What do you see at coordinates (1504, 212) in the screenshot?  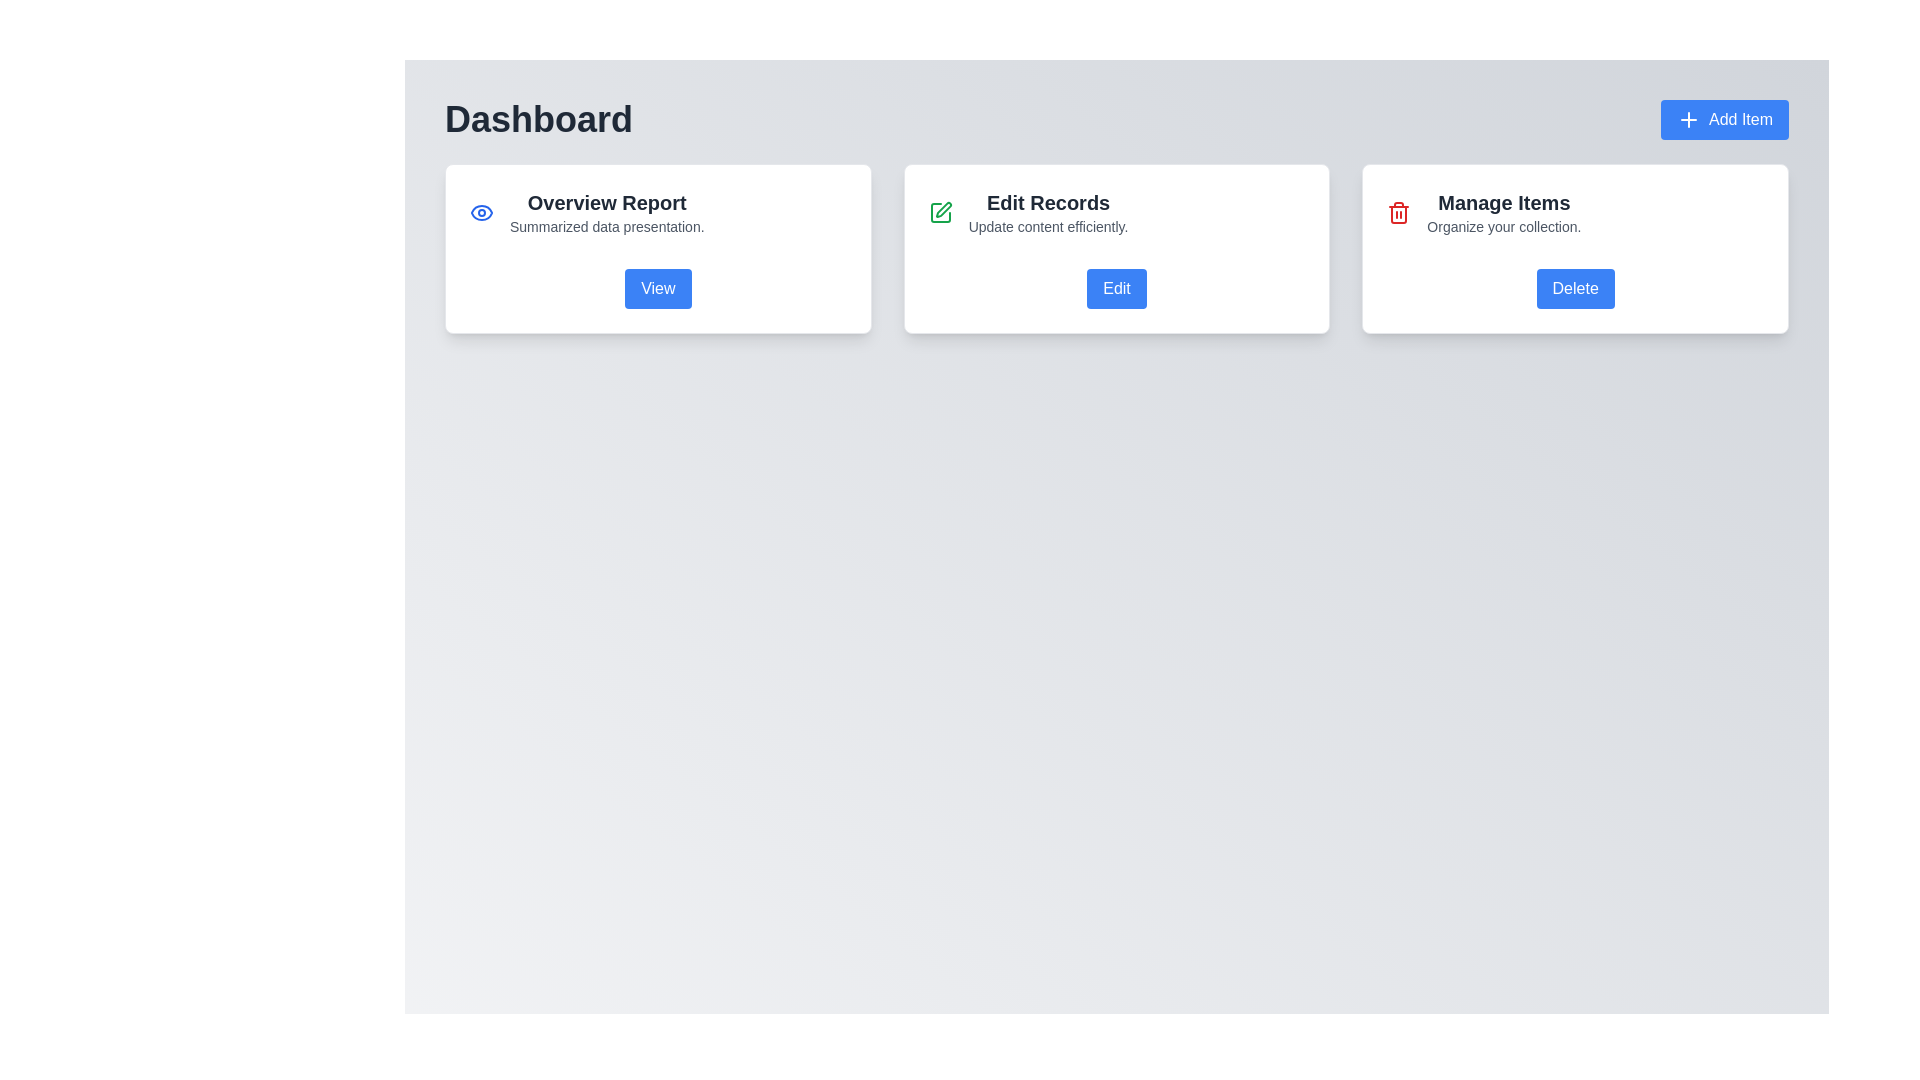 I see `text from the textual label functioning as the header of the third card in the dashboard, located to the right of the 'Edit Records' card` at bounding box center [1504, 212].